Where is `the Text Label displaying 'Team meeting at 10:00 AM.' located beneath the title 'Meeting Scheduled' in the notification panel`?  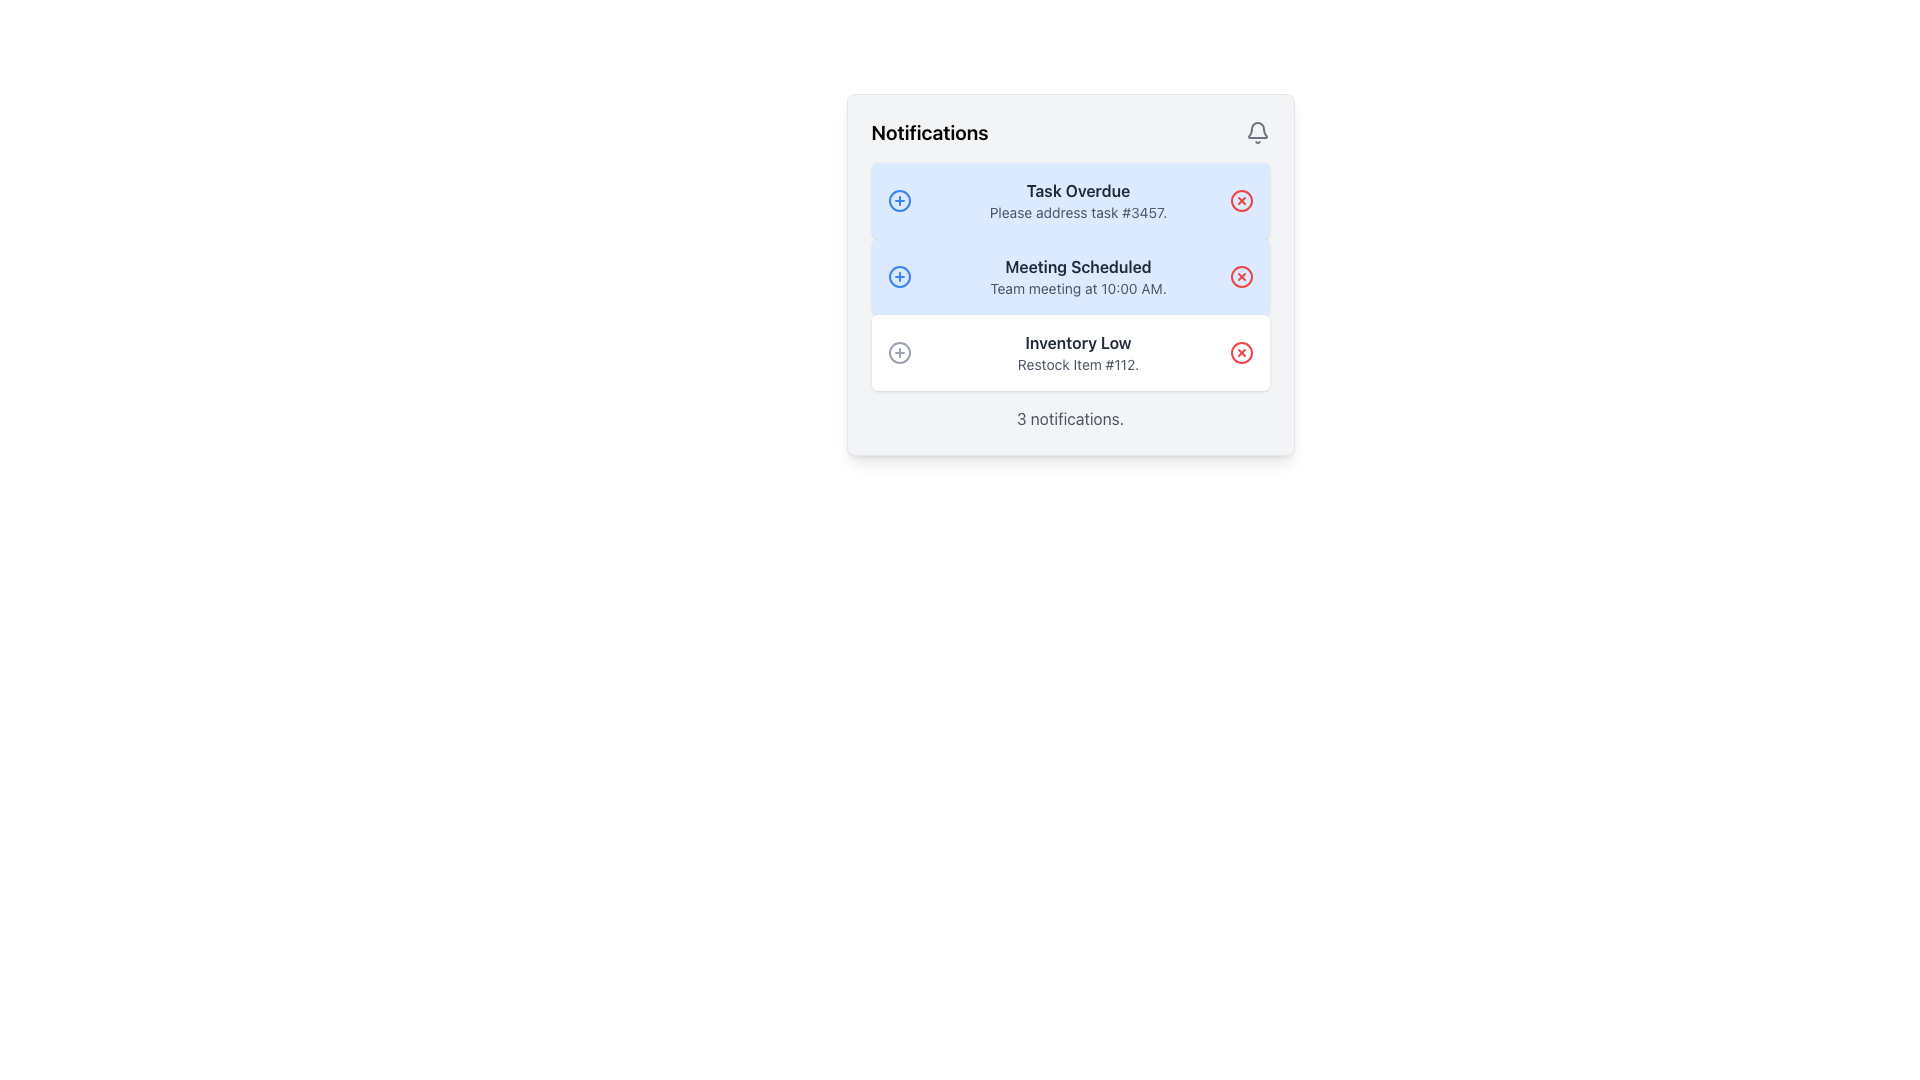 the Text Label displaying 'Team meeting at 10:00 AM.' located beneath the title 'Meeting Scheduled' in the notification panel is located at coordinates (1077, 289).